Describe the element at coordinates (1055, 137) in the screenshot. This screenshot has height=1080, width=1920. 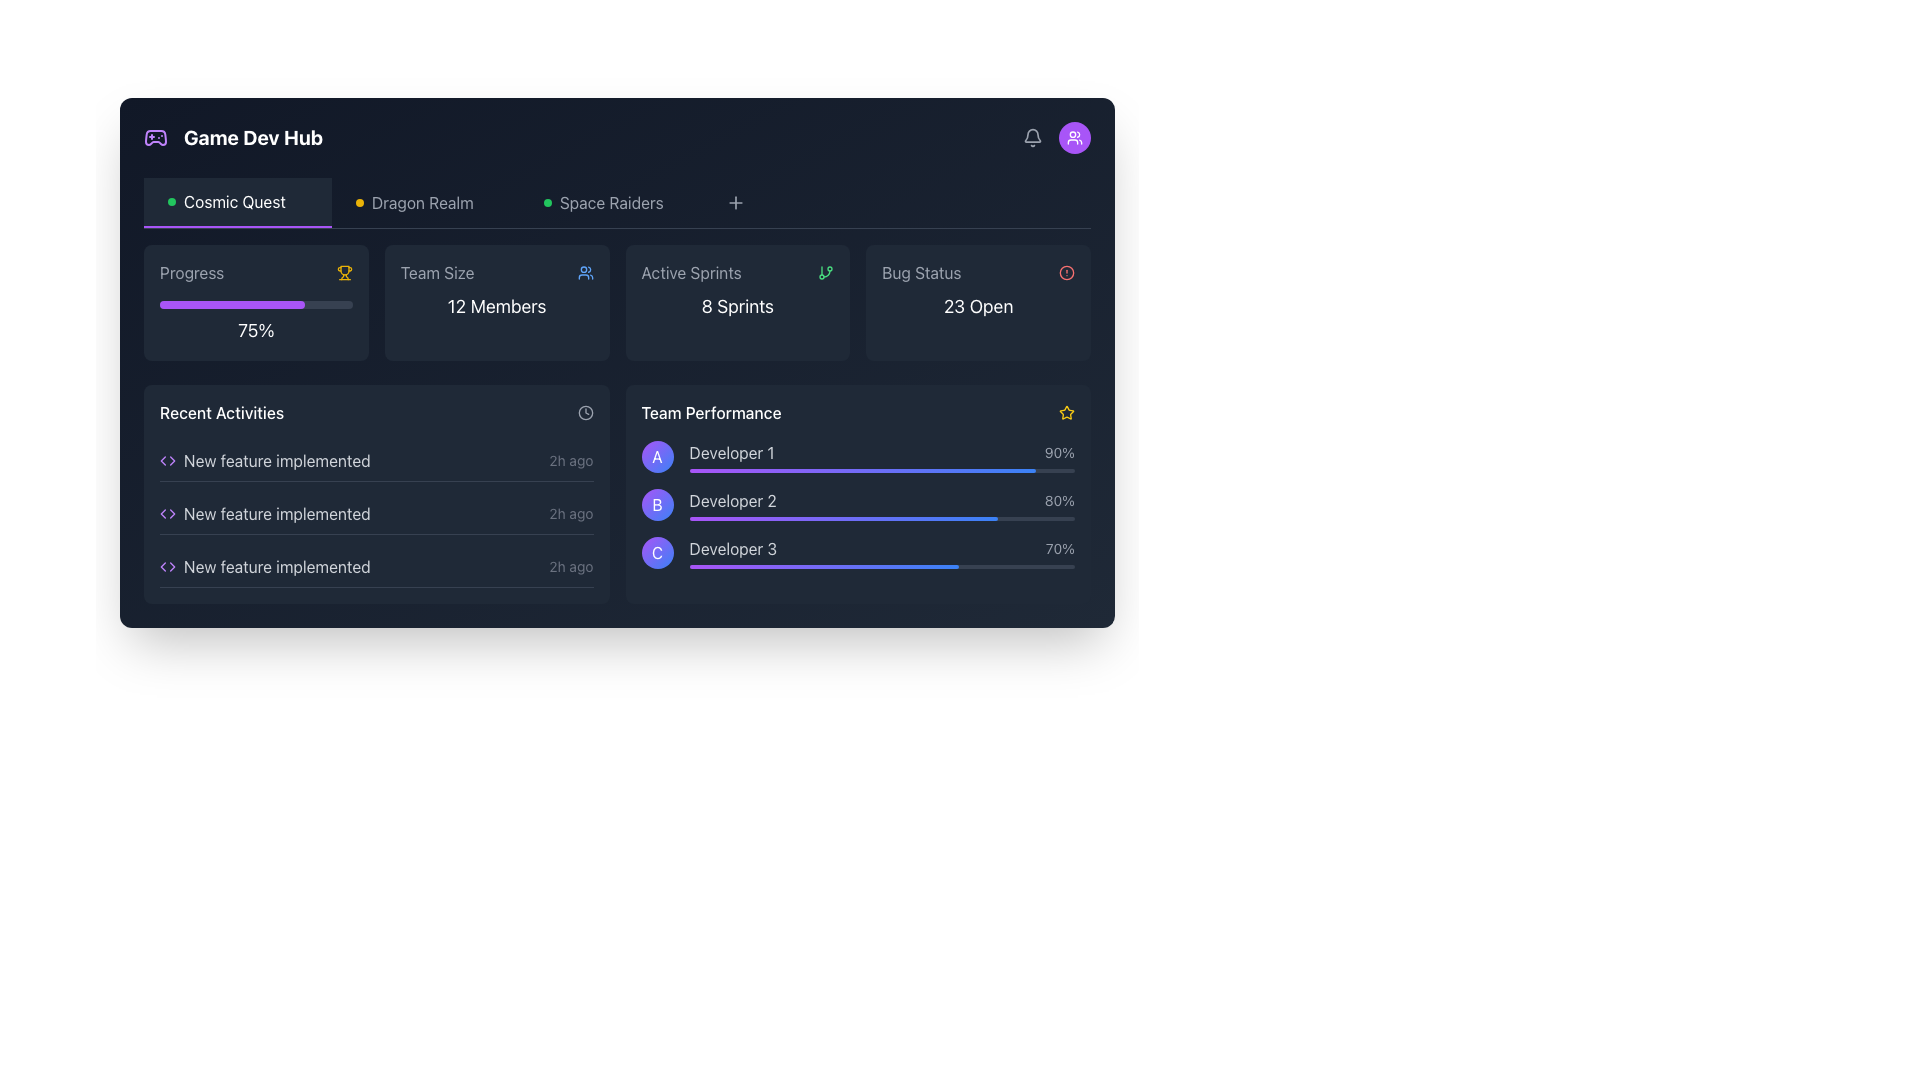
I see `the circular button with a purple background and a white icon of two stylized individuals, which is the second item from the right` at that location.